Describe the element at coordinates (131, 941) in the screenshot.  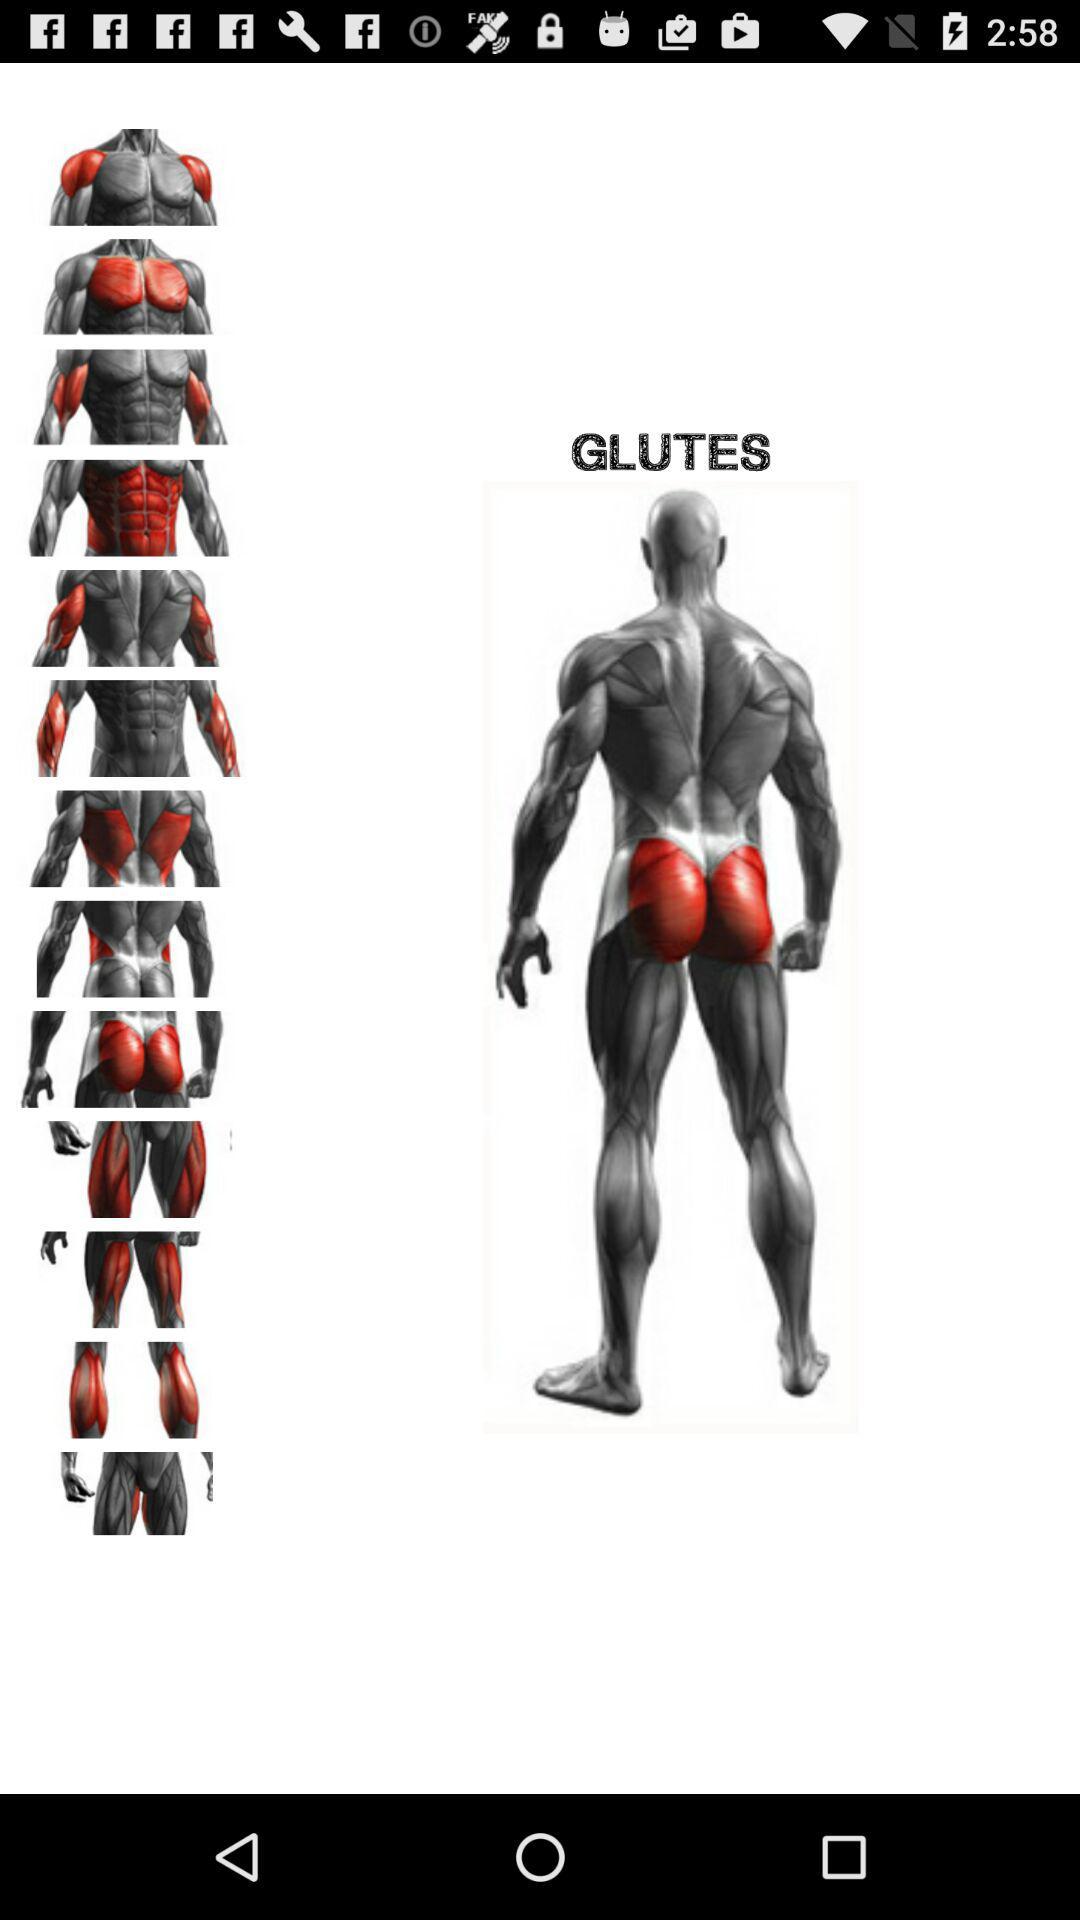
I see `external oblique selection` at that location.